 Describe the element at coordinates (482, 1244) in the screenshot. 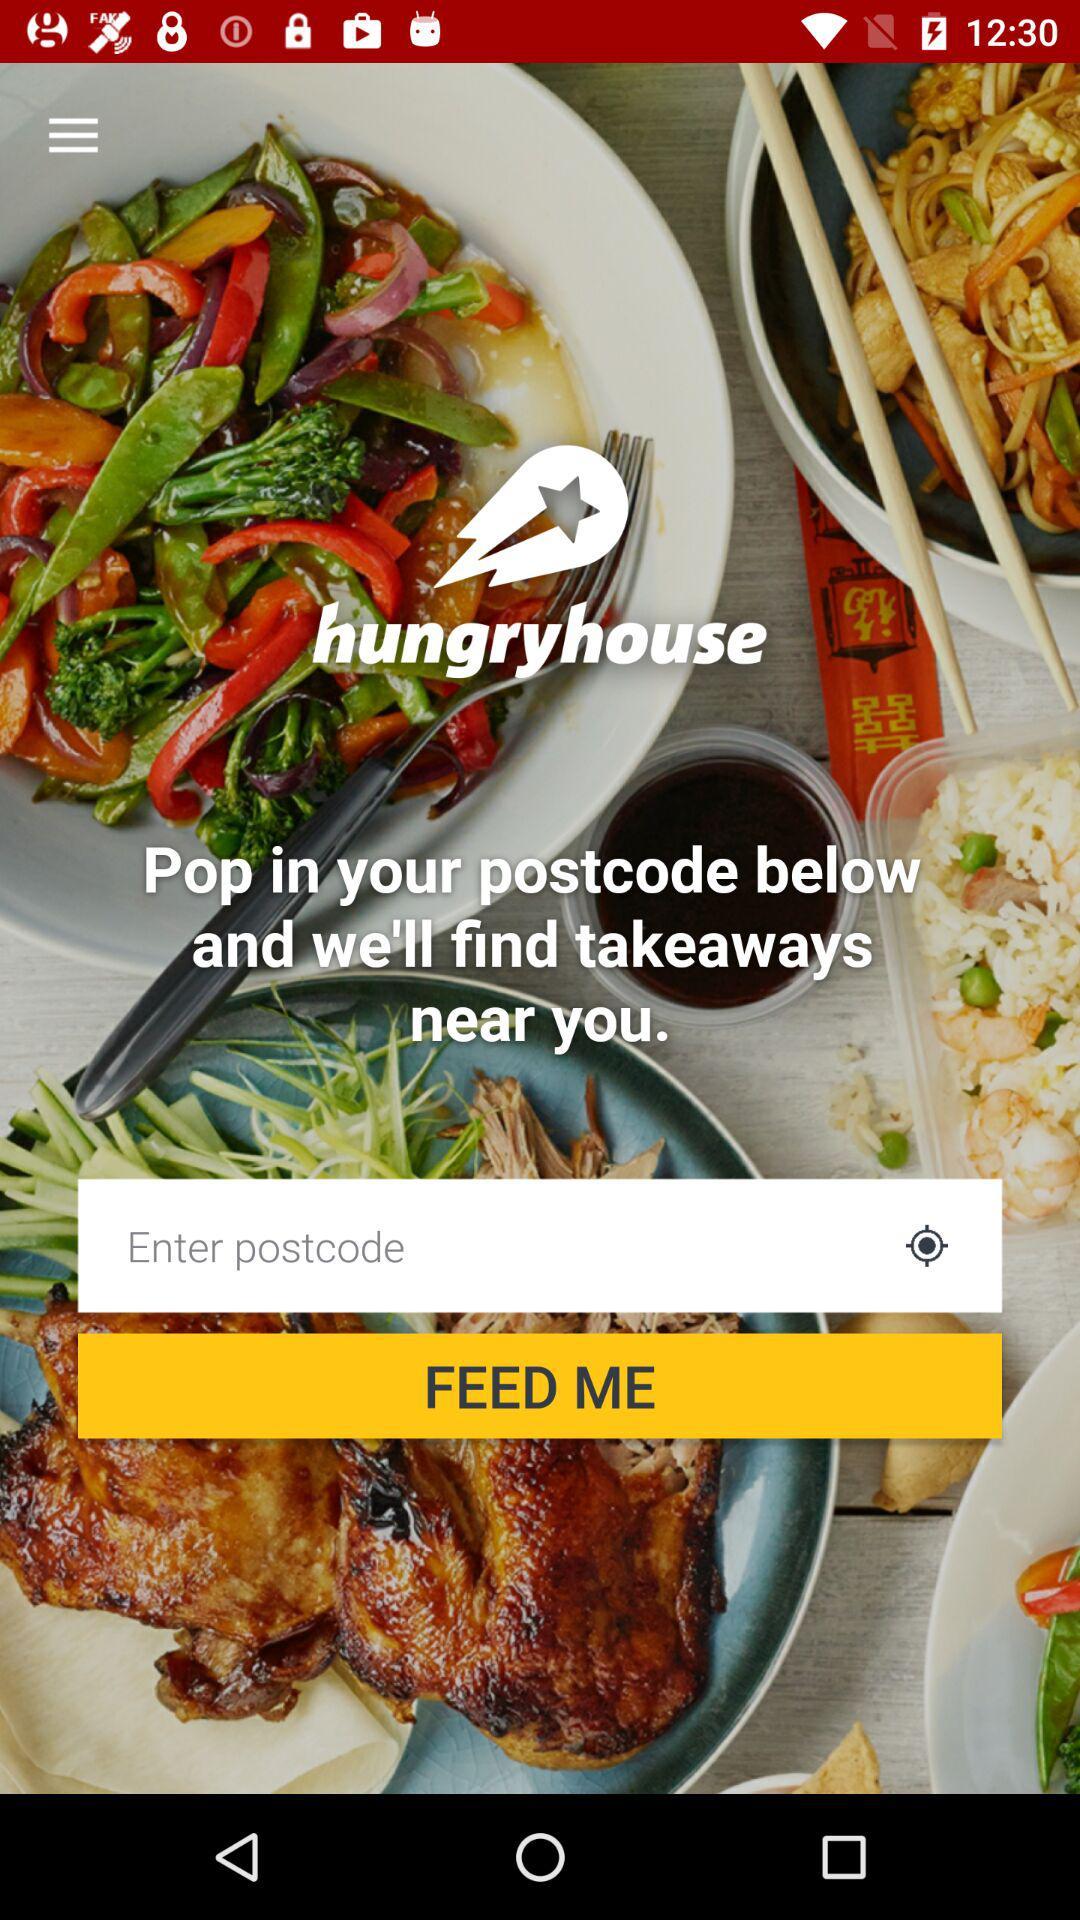

I see `the item above the feed me item` at that location.